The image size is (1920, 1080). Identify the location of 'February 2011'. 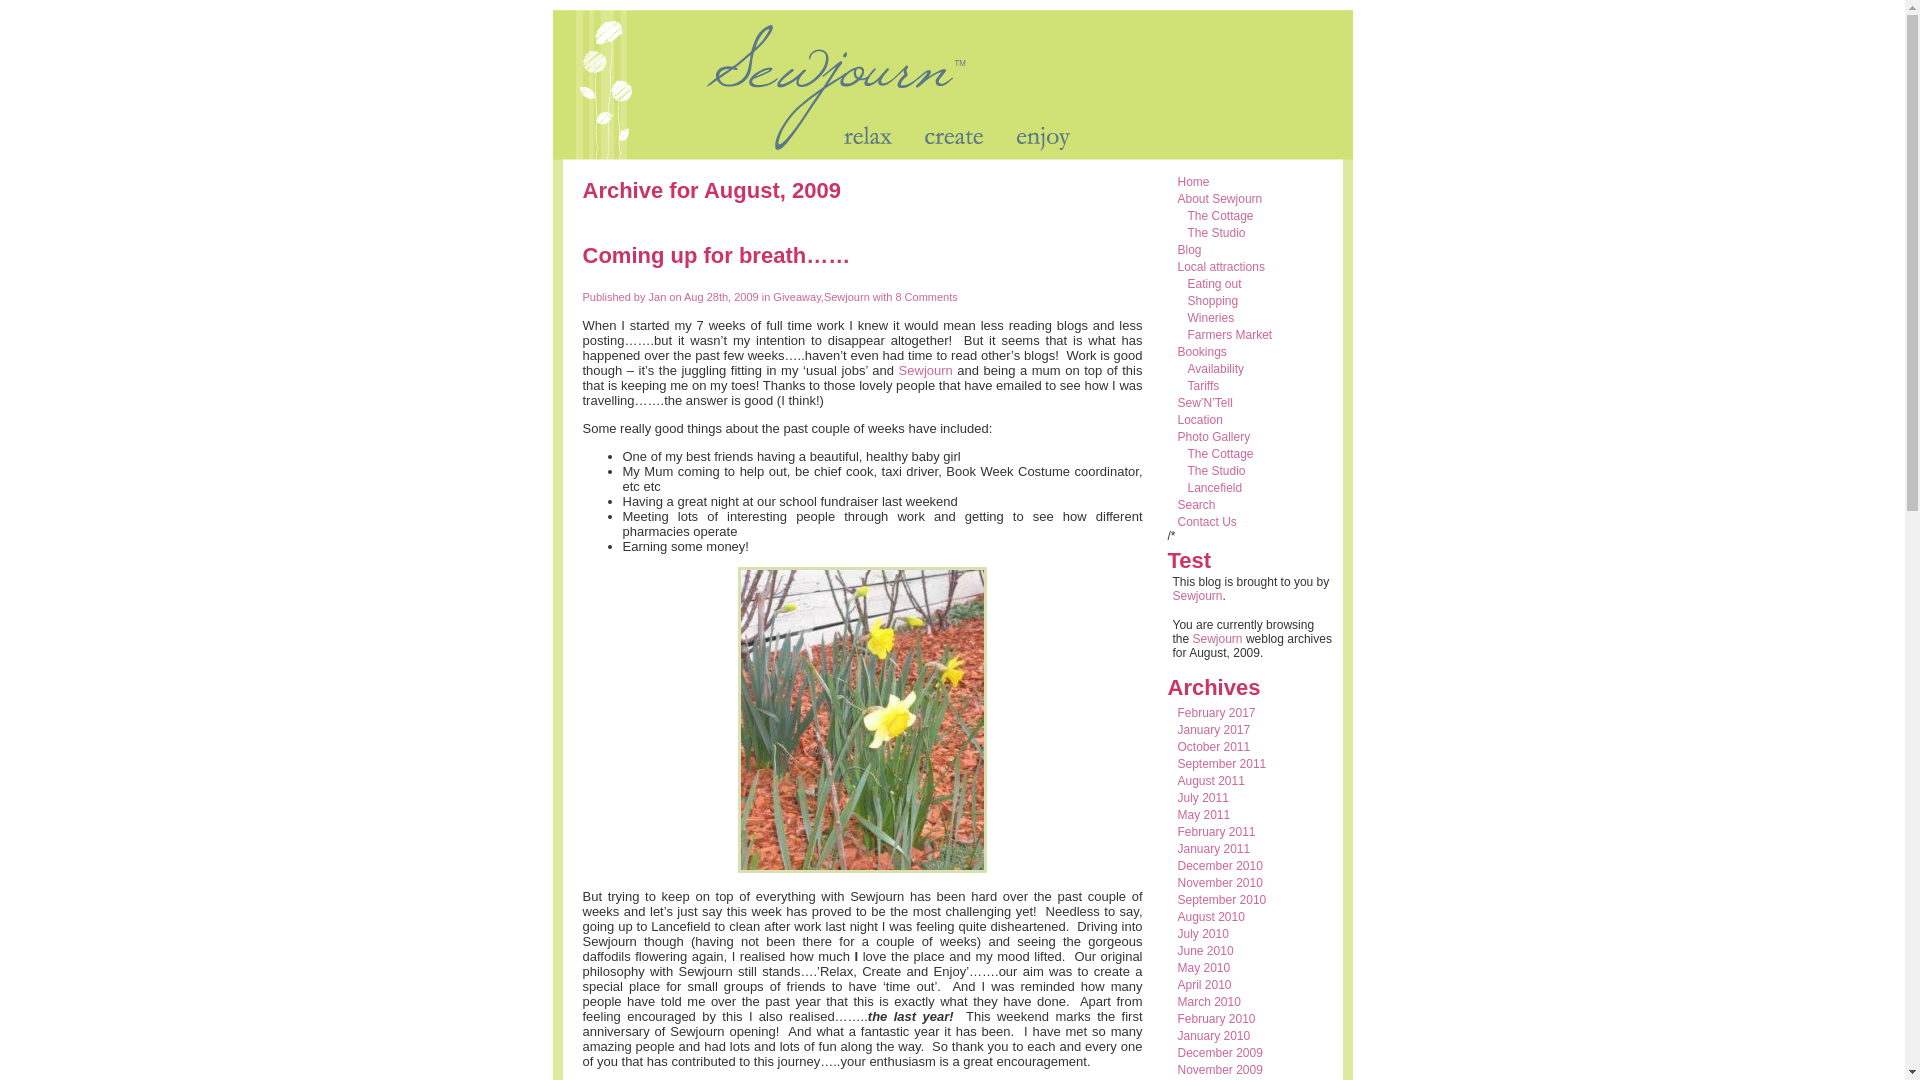
(1216, 832).